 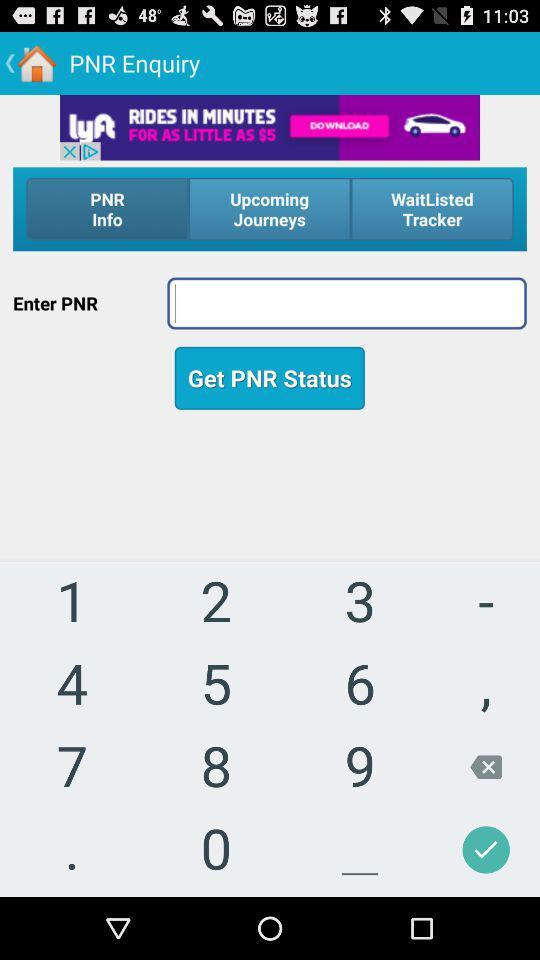 I want to click on advertisement website, so click(x=270, y=126).